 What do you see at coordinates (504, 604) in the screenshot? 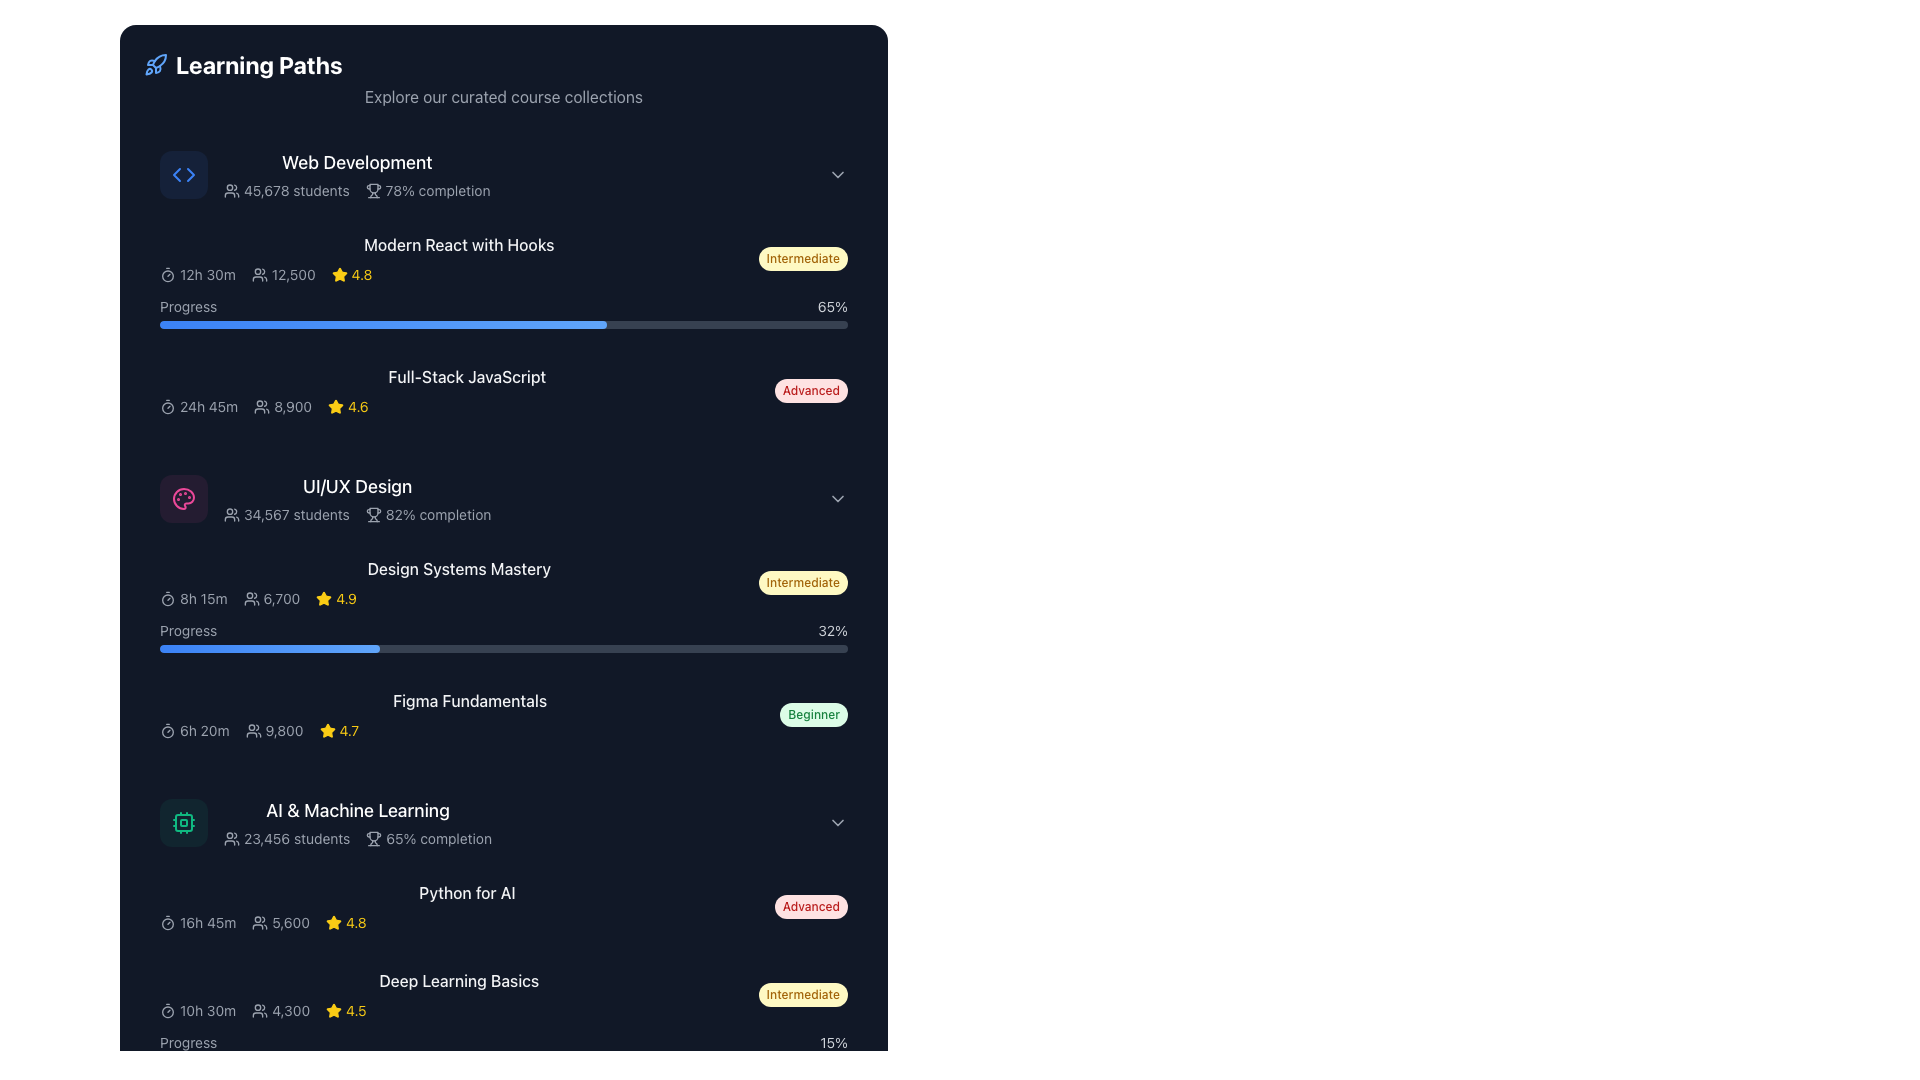
I see `the course title 'Design Systems Mastery'` at bounding box center [504, 604].